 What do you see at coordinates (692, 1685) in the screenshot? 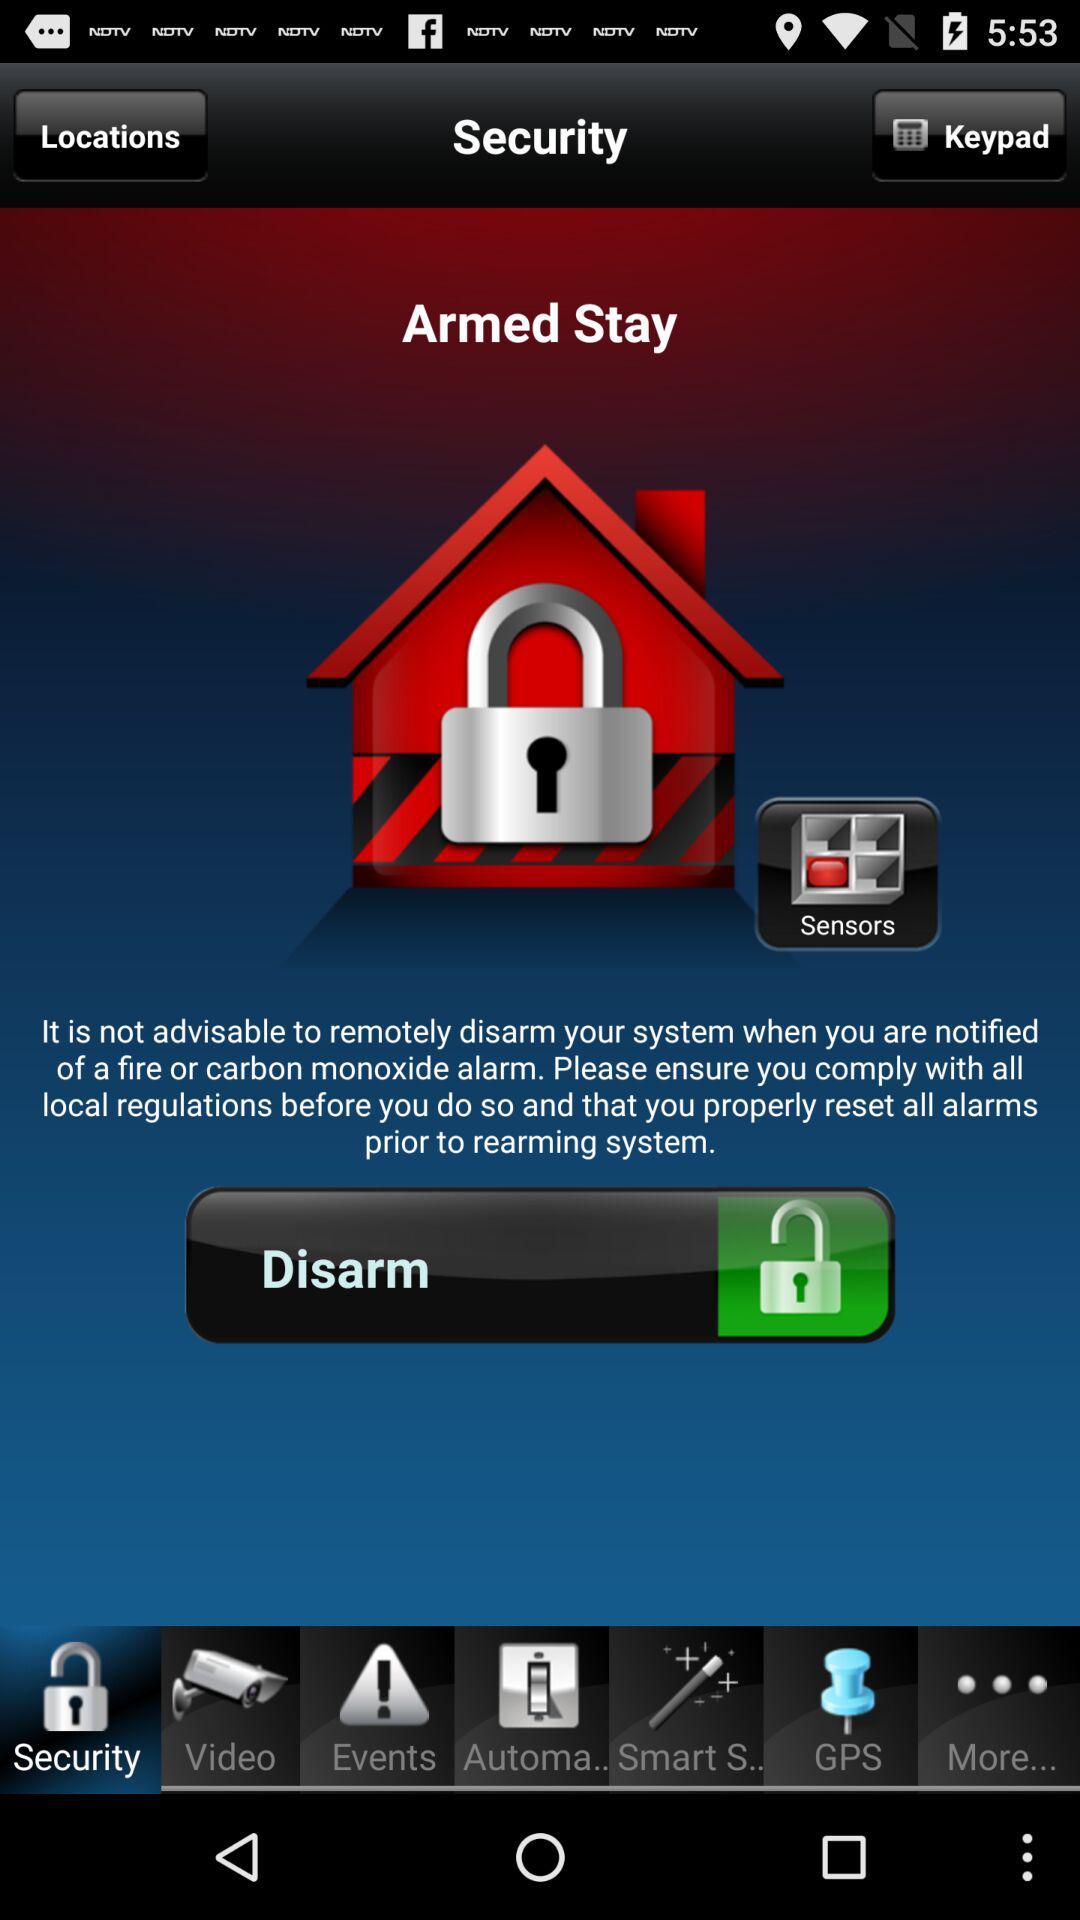
I see `icon left to gps` at bounding box center [692, 1685].